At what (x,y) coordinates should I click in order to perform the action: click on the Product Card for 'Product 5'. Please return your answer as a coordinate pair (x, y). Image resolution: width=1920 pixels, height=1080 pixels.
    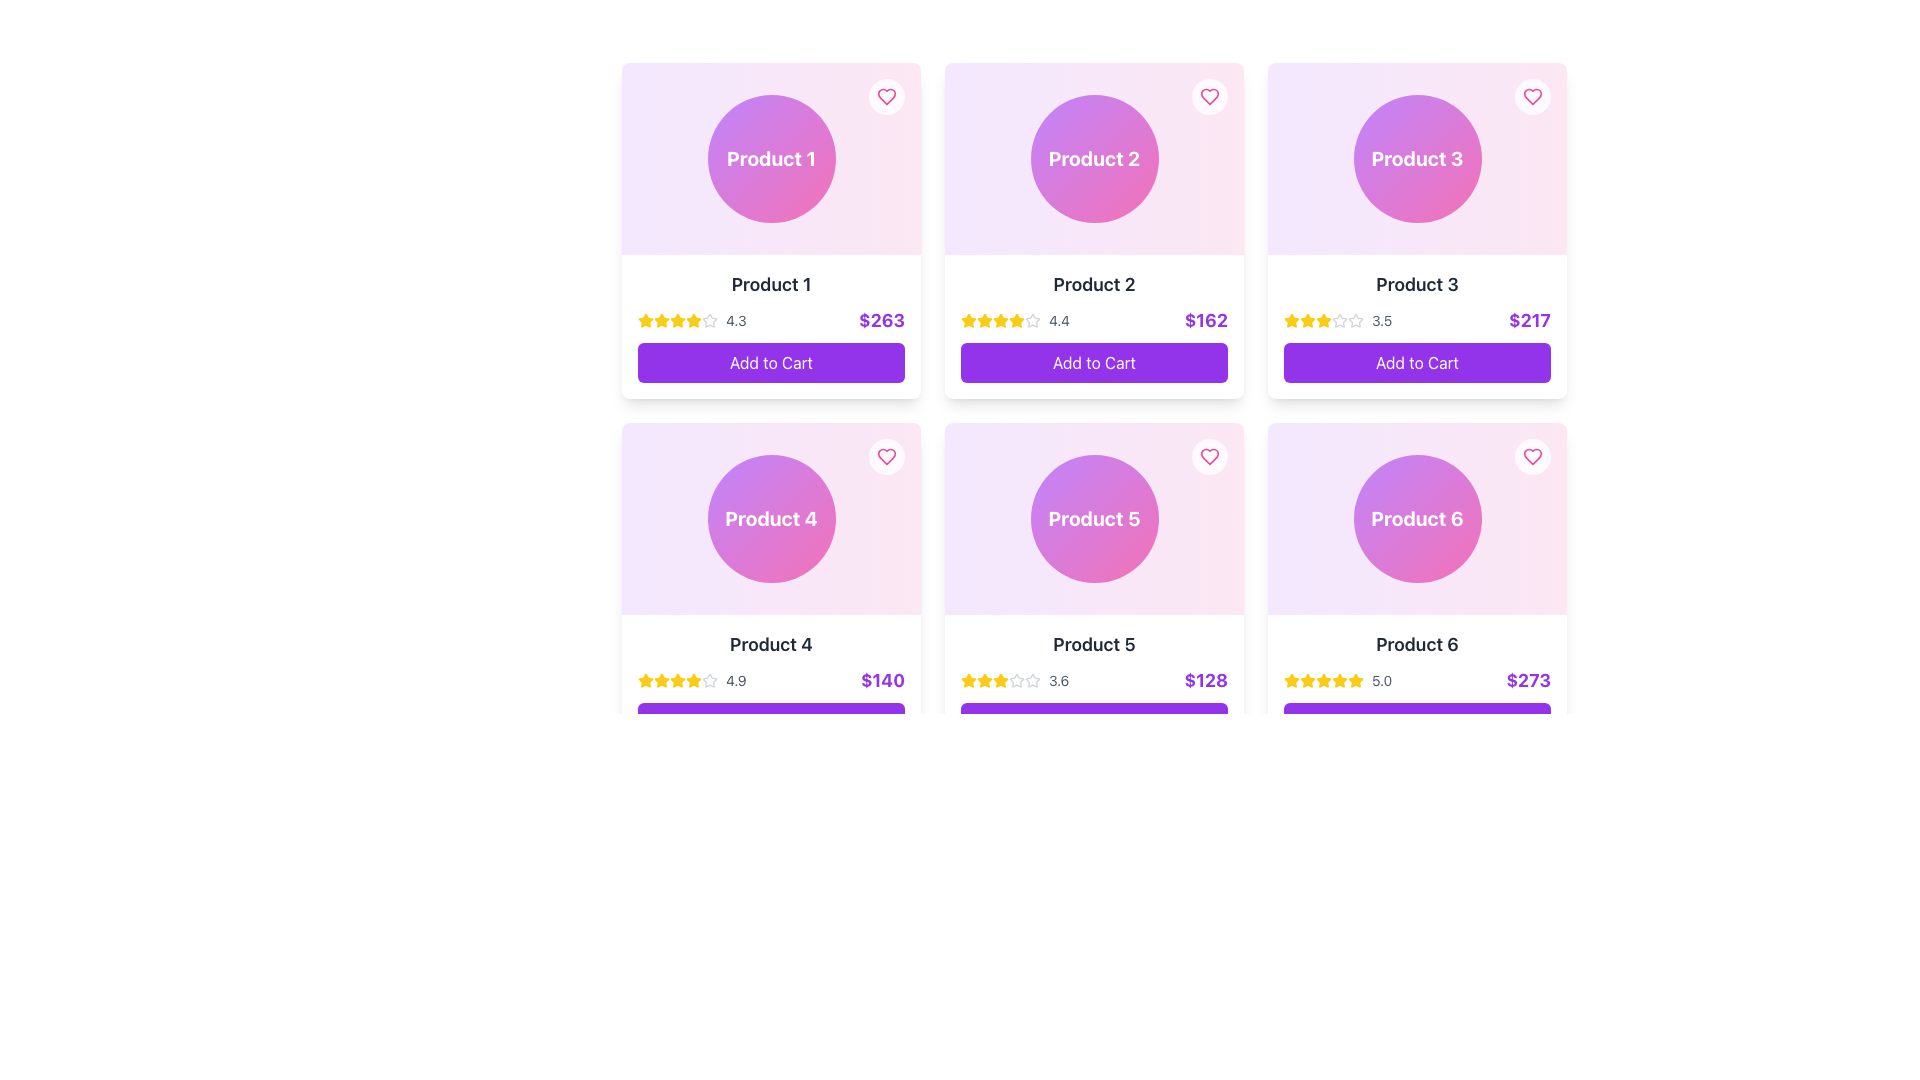
    Looking at the image, I should click on (1093, 685).